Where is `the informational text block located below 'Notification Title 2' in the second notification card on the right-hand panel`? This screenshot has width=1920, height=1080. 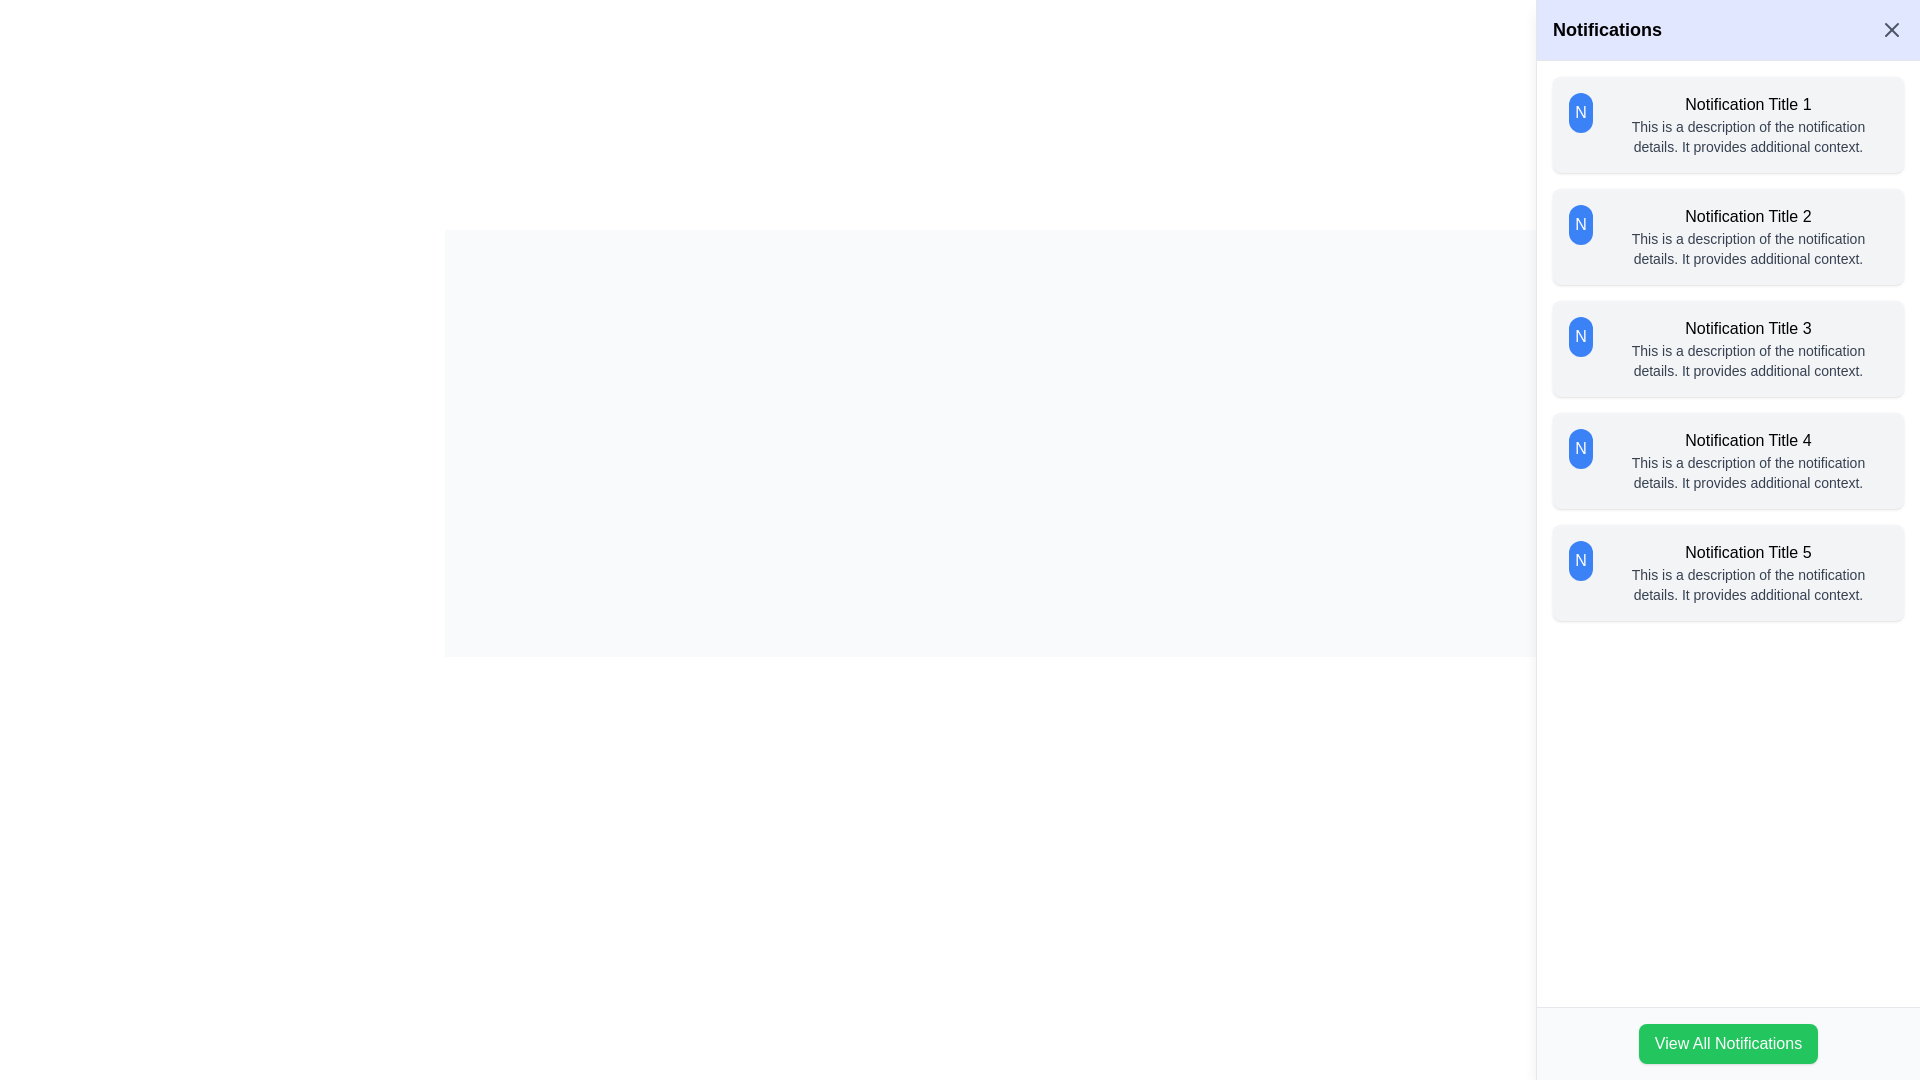
the informational text block located below 'Notification Title 2' in the second notification card on the right-hand panel is located at coordinates (1747, 248).